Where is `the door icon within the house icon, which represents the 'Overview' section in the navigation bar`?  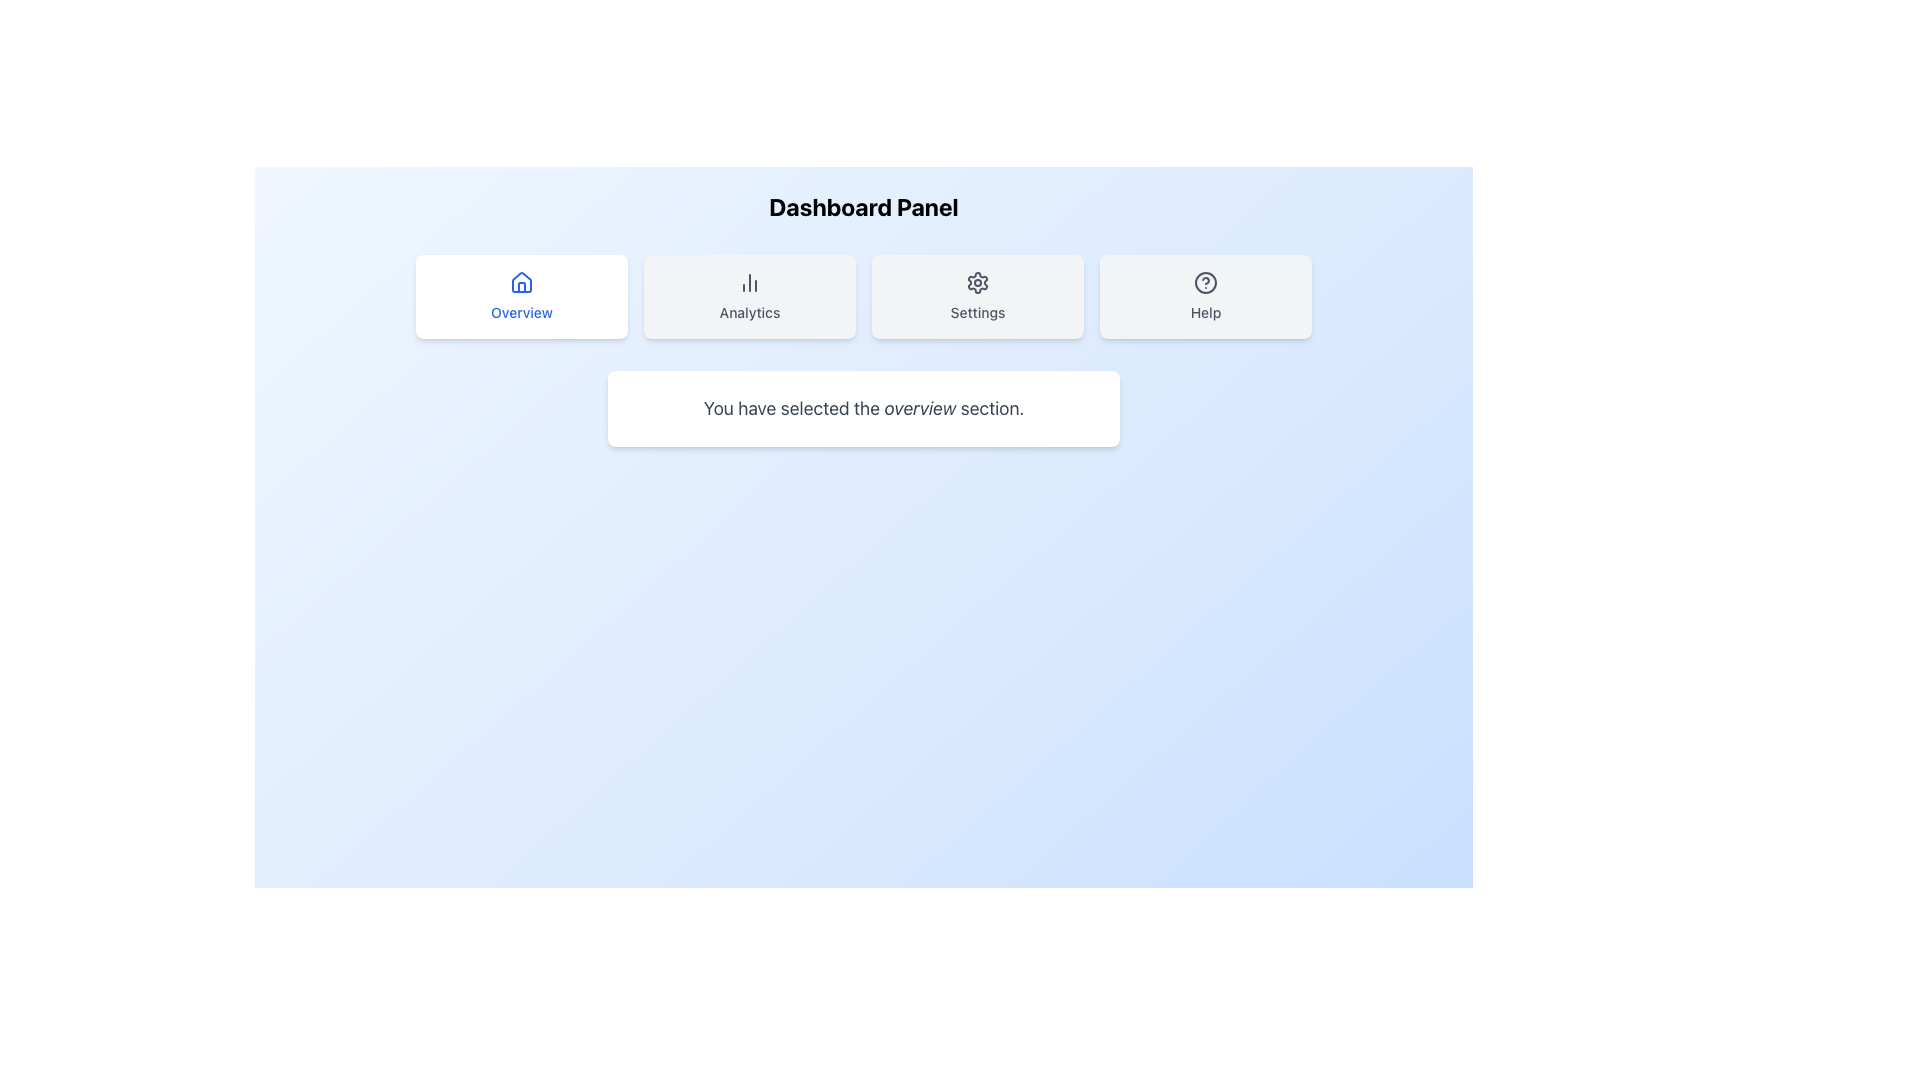 the door icon within the house icon, which represents the 'Overview' section in the navigation bar is located at coordinates (522, 287).